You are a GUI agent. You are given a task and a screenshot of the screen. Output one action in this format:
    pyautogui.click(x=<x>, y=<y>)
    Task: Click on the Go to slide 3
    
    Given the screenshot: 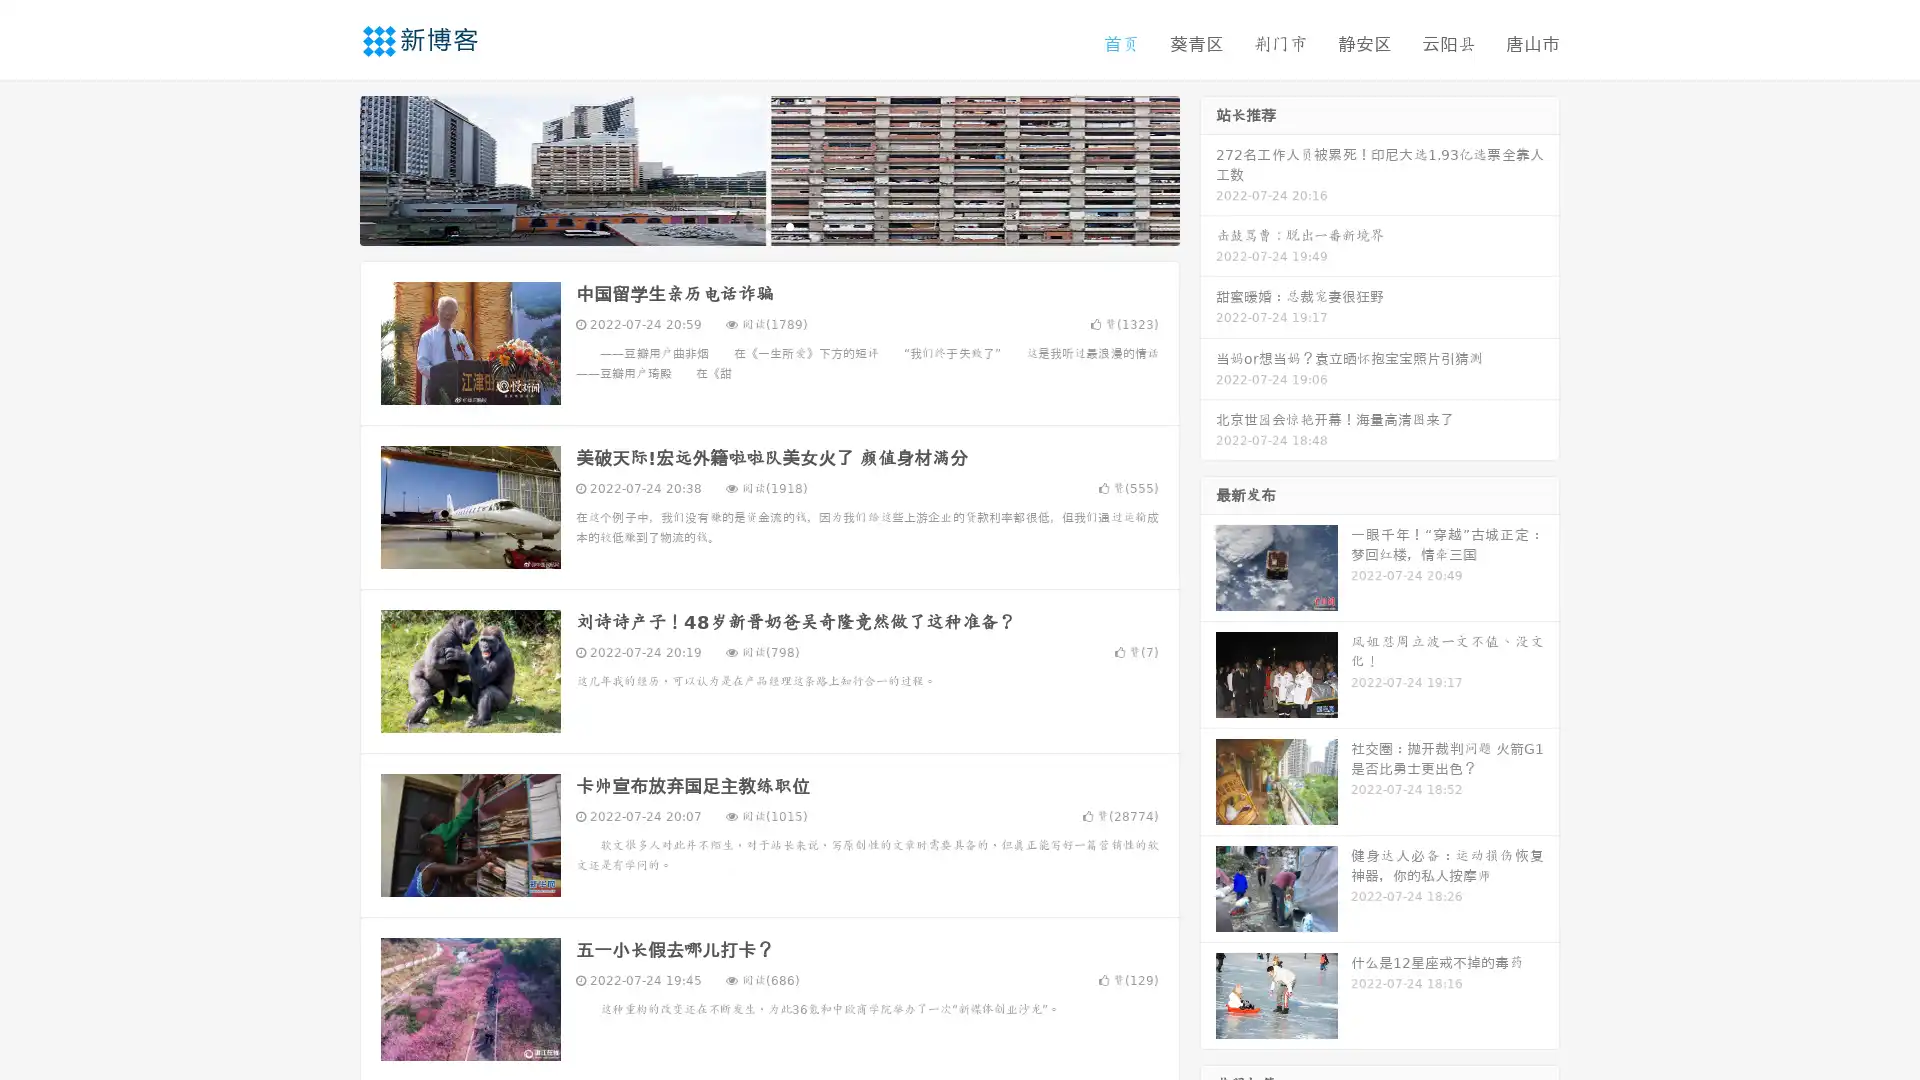 What is the action you would take?
    pyautogui.click(x=789, y=225)
    